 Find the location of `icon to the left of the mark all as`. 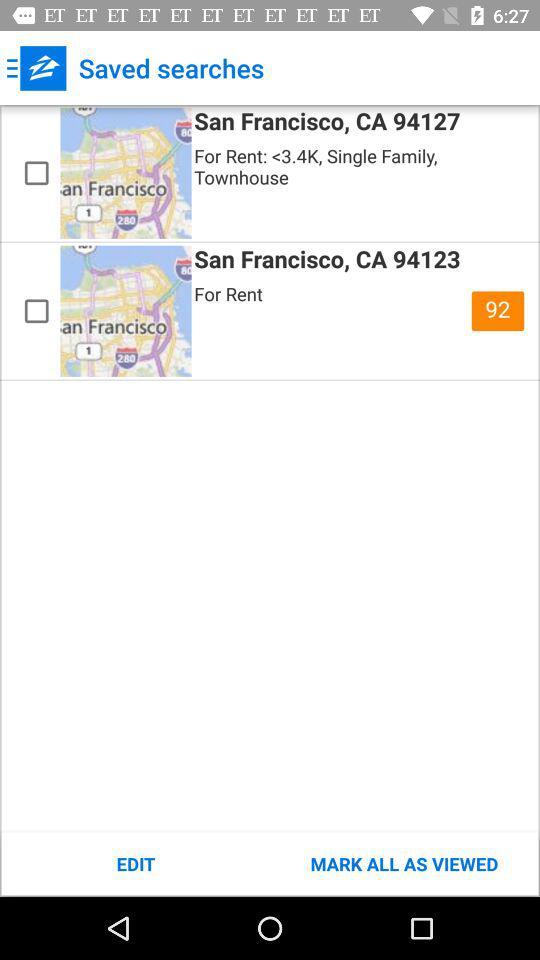

icon to the left of the mark all as is located at coordinates (135, 863).